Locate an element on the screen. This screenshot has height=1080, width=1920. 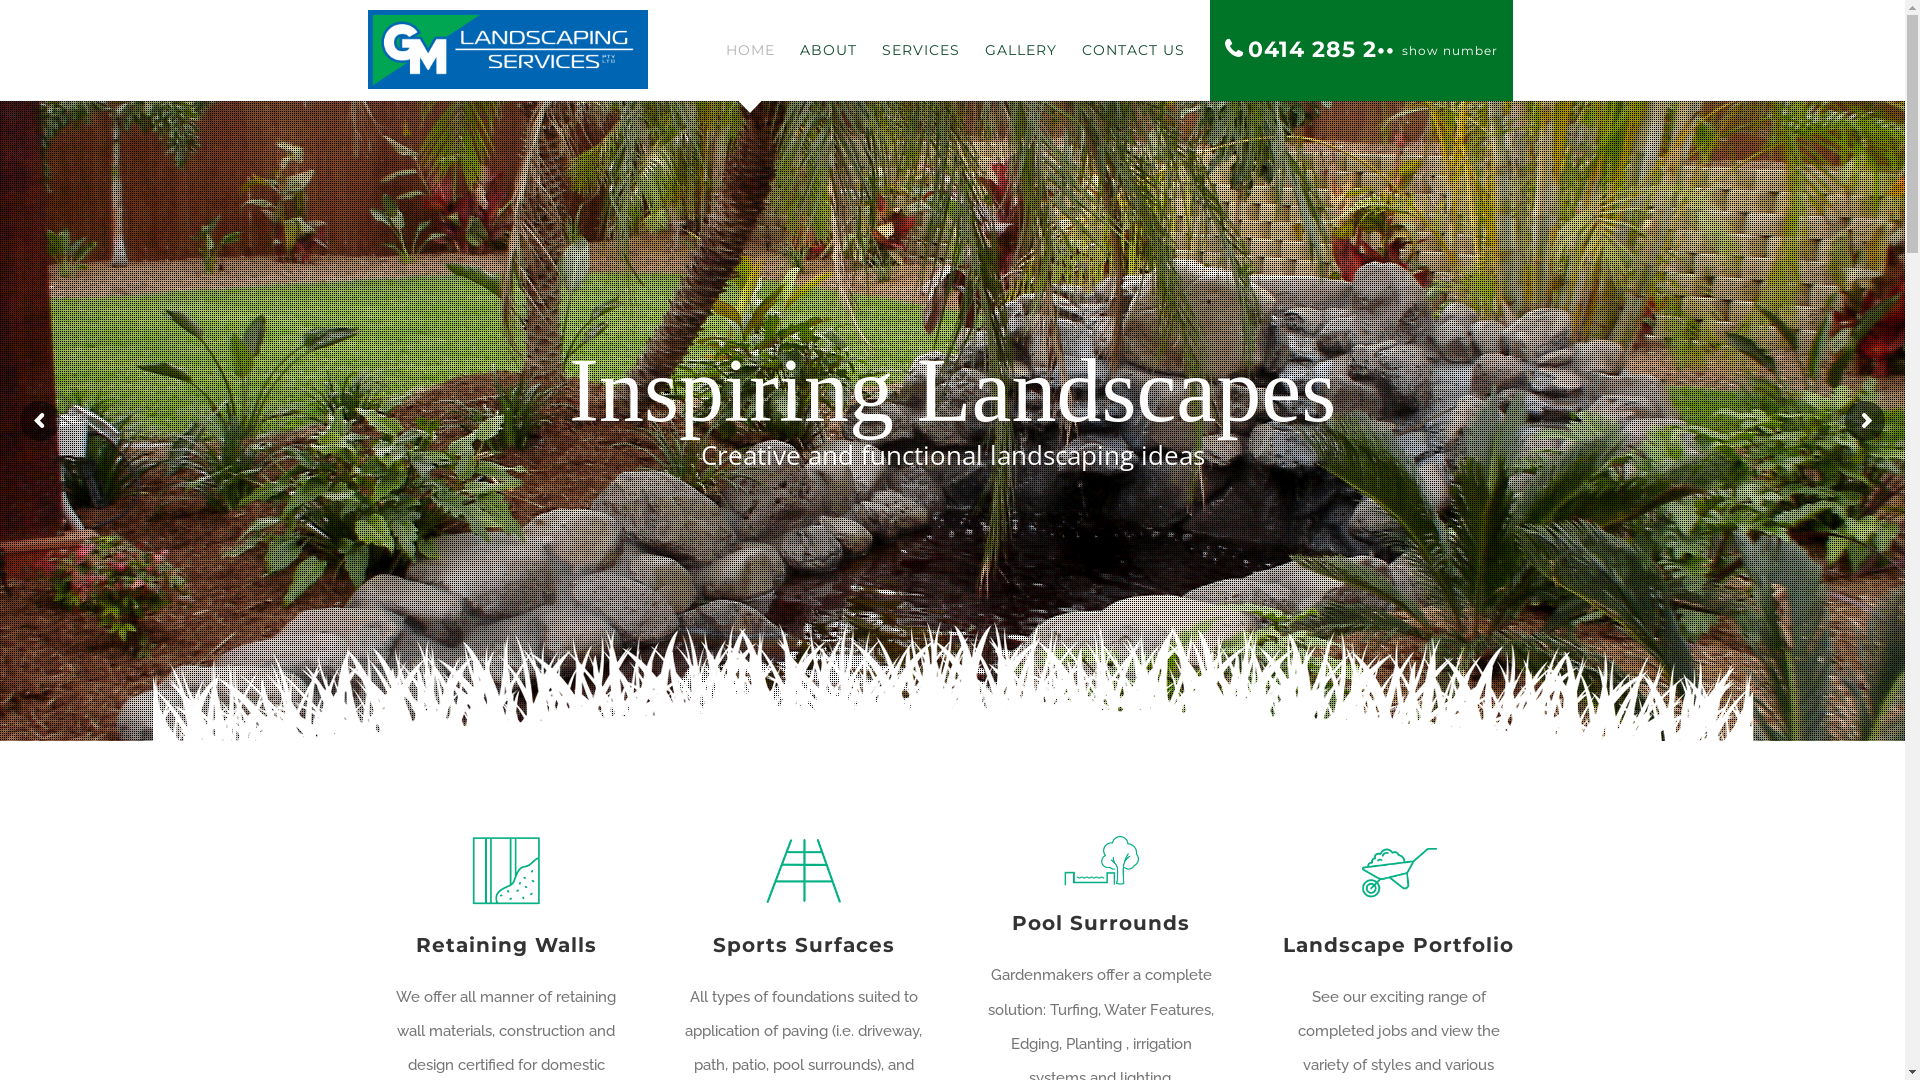
'GALLERY' is located at coordinates (983, 49).